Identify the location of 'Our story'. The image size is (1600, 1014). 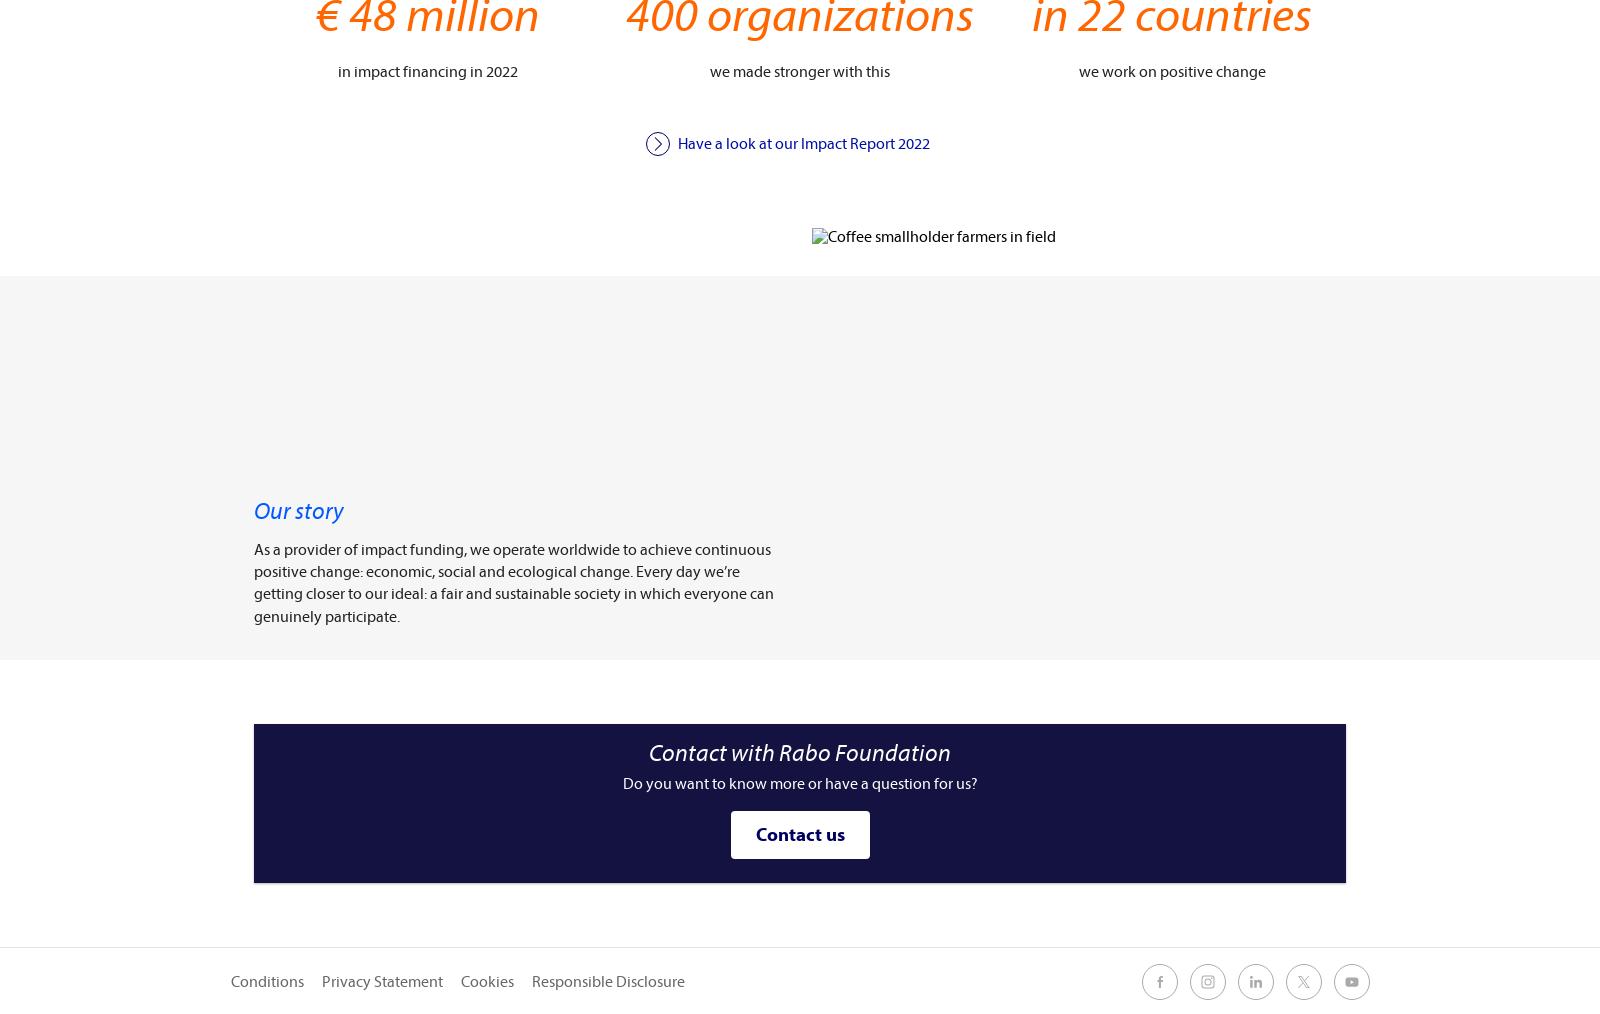
(299, 509).